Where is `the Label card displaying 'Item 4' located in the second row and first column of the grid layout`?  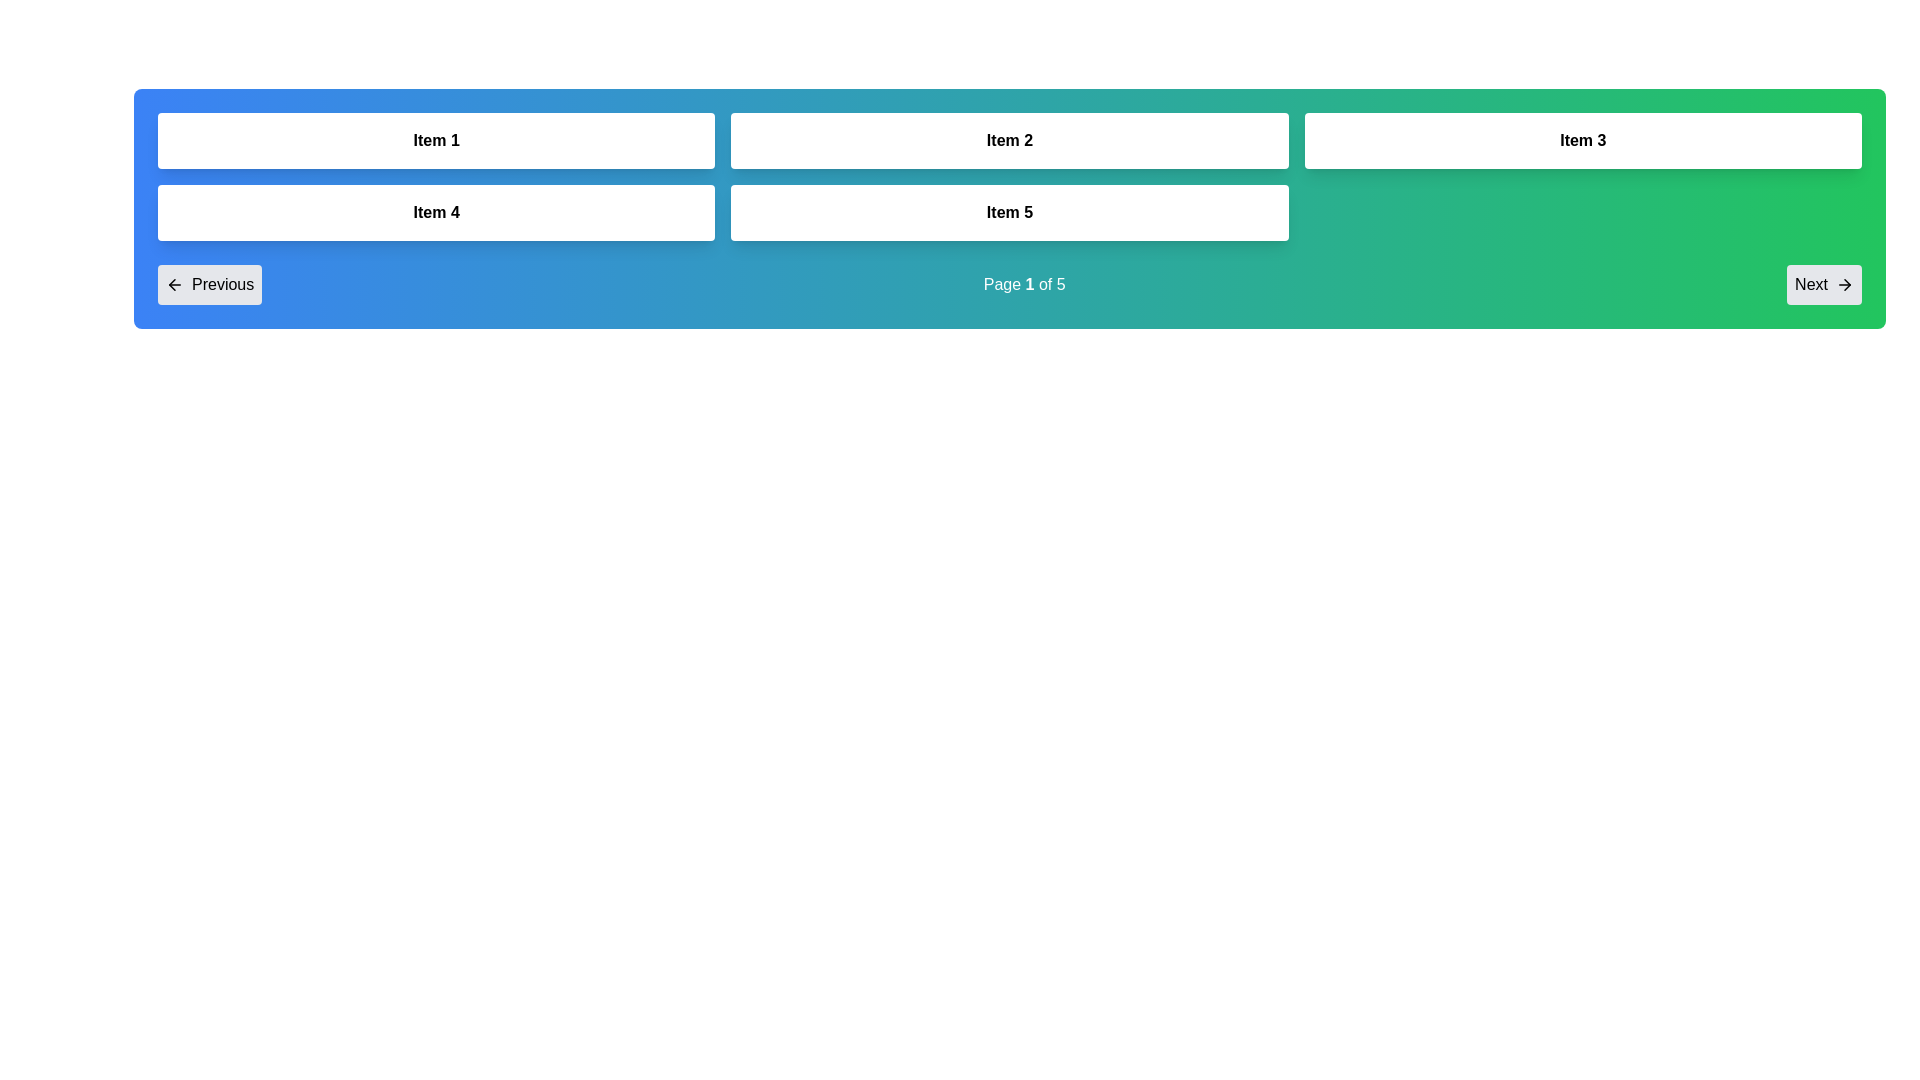 the Label card displaying 'Item 4' located in the second row and first column of the grid layout is located at coordinates (435, 212).